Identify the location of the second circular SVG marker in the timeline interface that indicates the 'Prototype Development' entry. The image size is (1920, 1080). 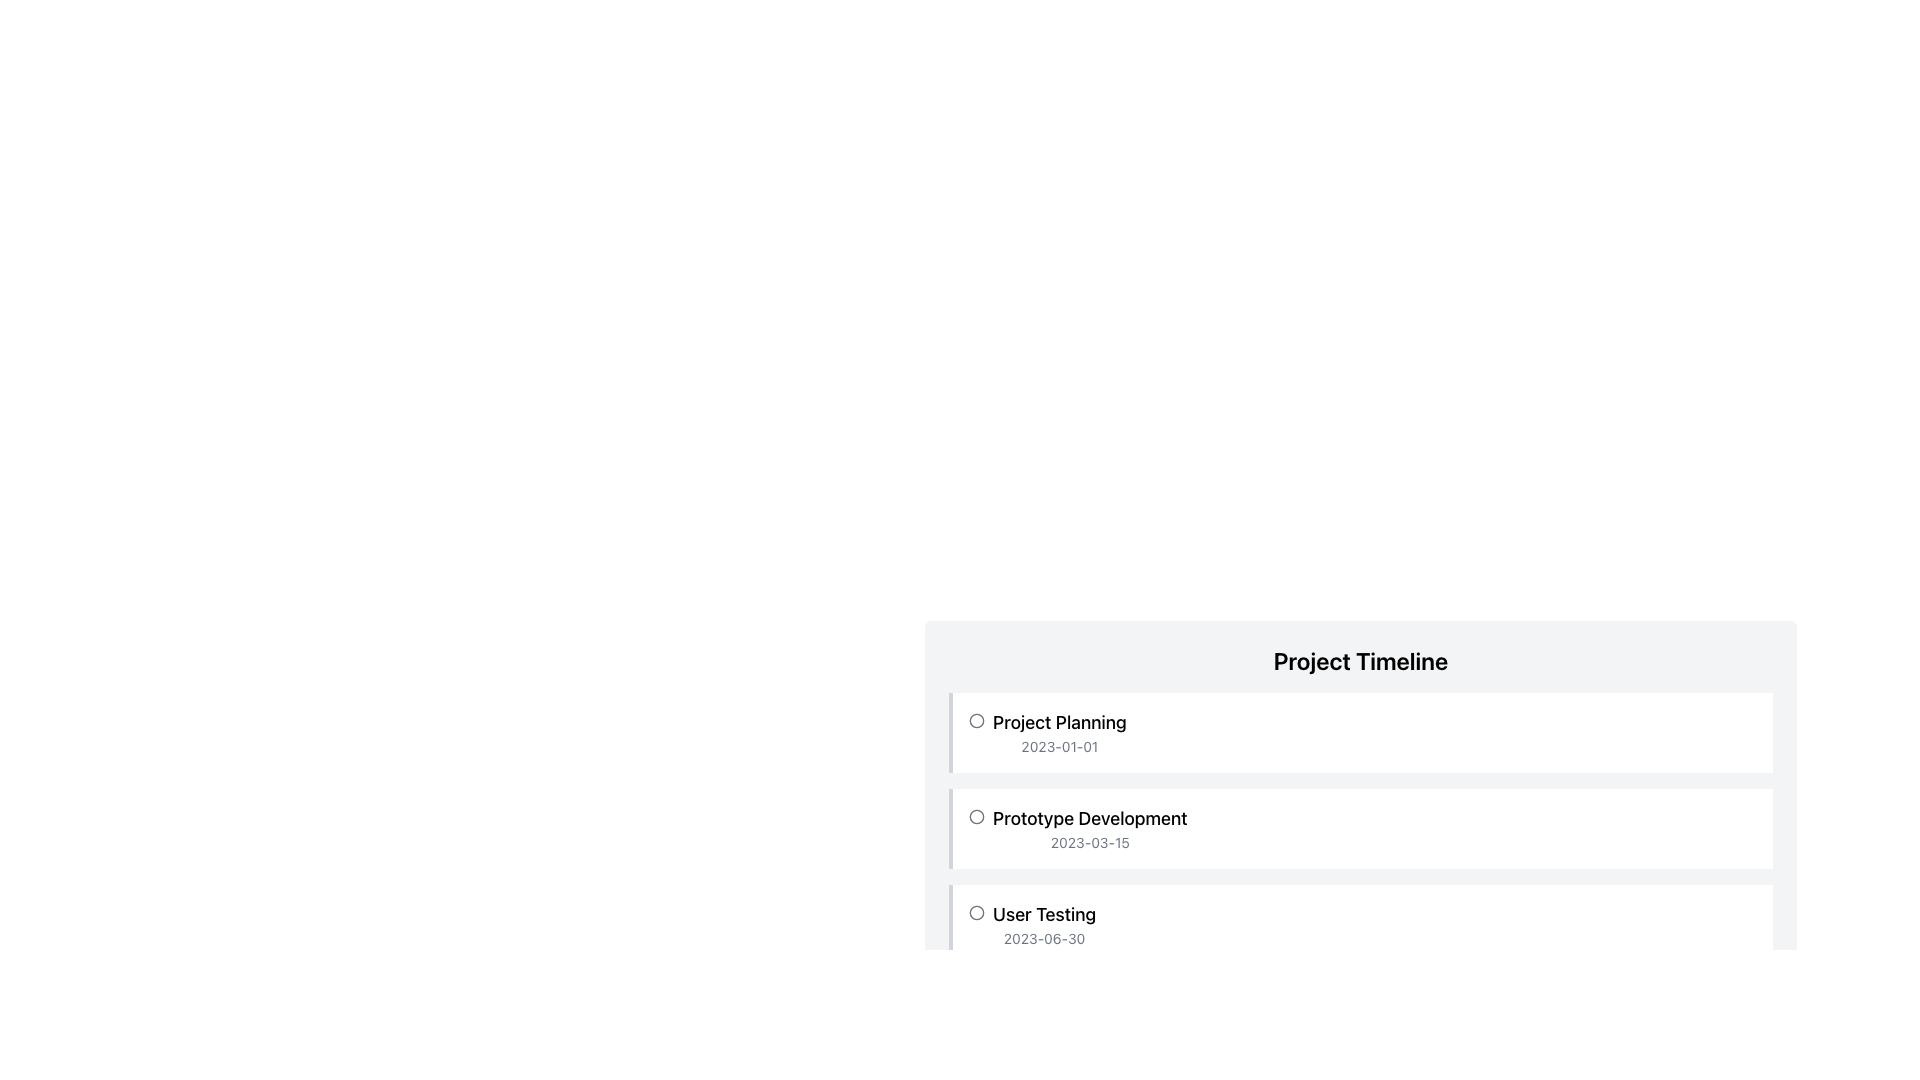
(977, 817).